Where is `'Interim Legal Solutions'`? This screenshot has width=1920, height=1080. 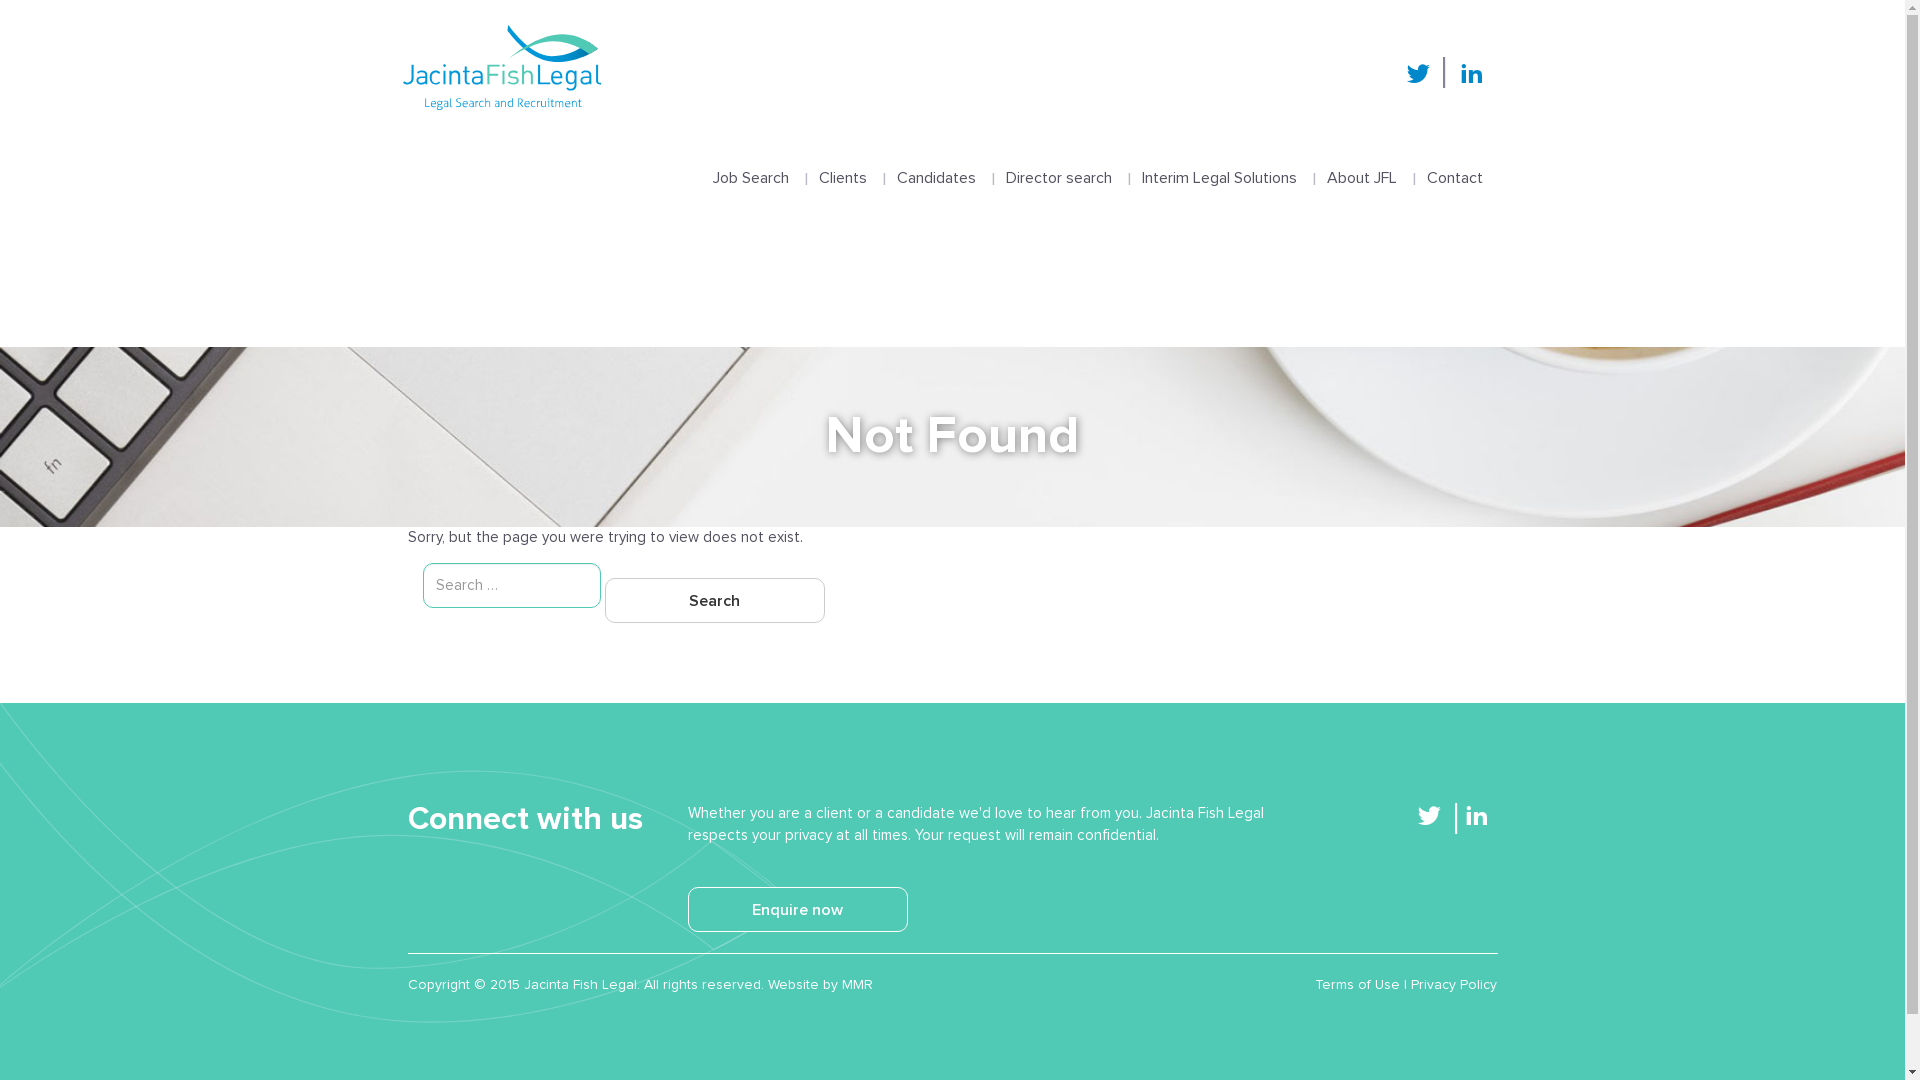
'Interim Legal Solutions' is located at coordinates (1217, 157).